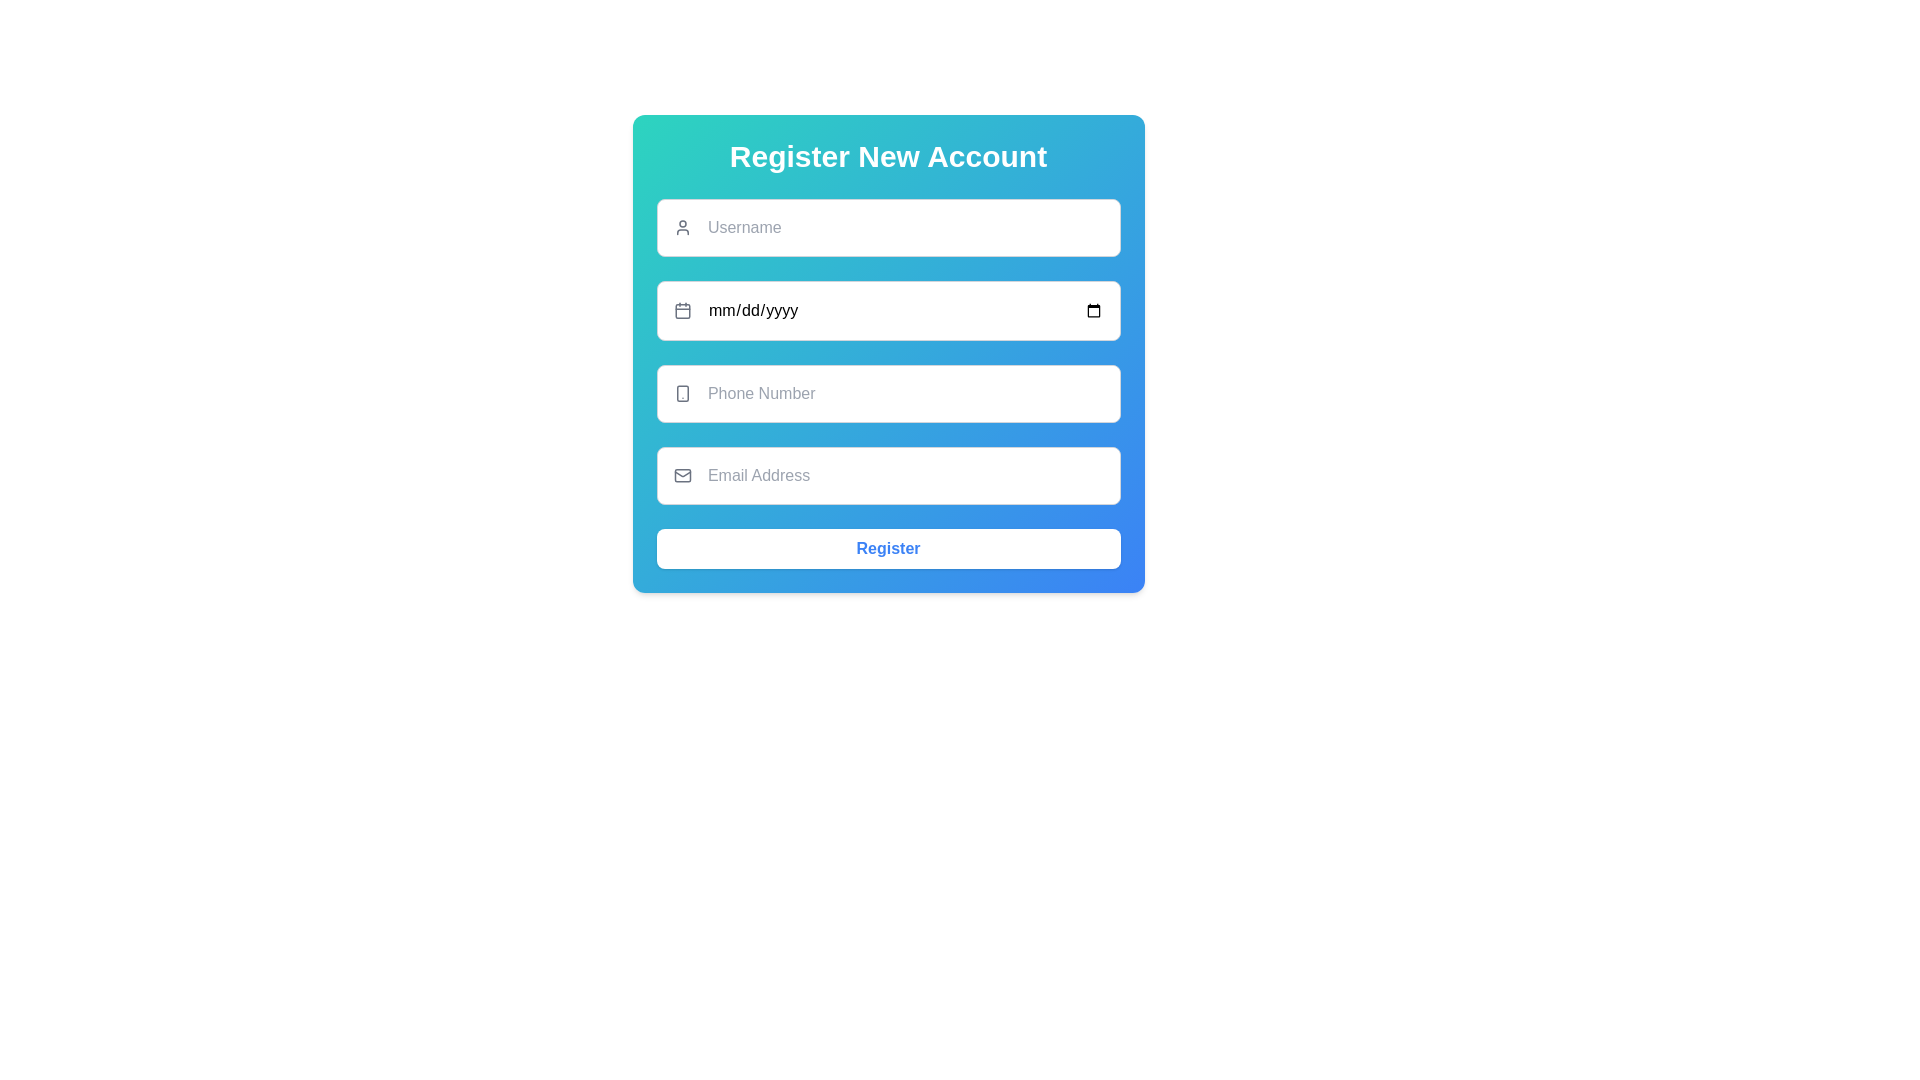  What do you see at coordinates (887, 353) in the screenshot?
I see `a date from the date picker in the registration form located at the center of the form section` at bounding box center [887, 353].